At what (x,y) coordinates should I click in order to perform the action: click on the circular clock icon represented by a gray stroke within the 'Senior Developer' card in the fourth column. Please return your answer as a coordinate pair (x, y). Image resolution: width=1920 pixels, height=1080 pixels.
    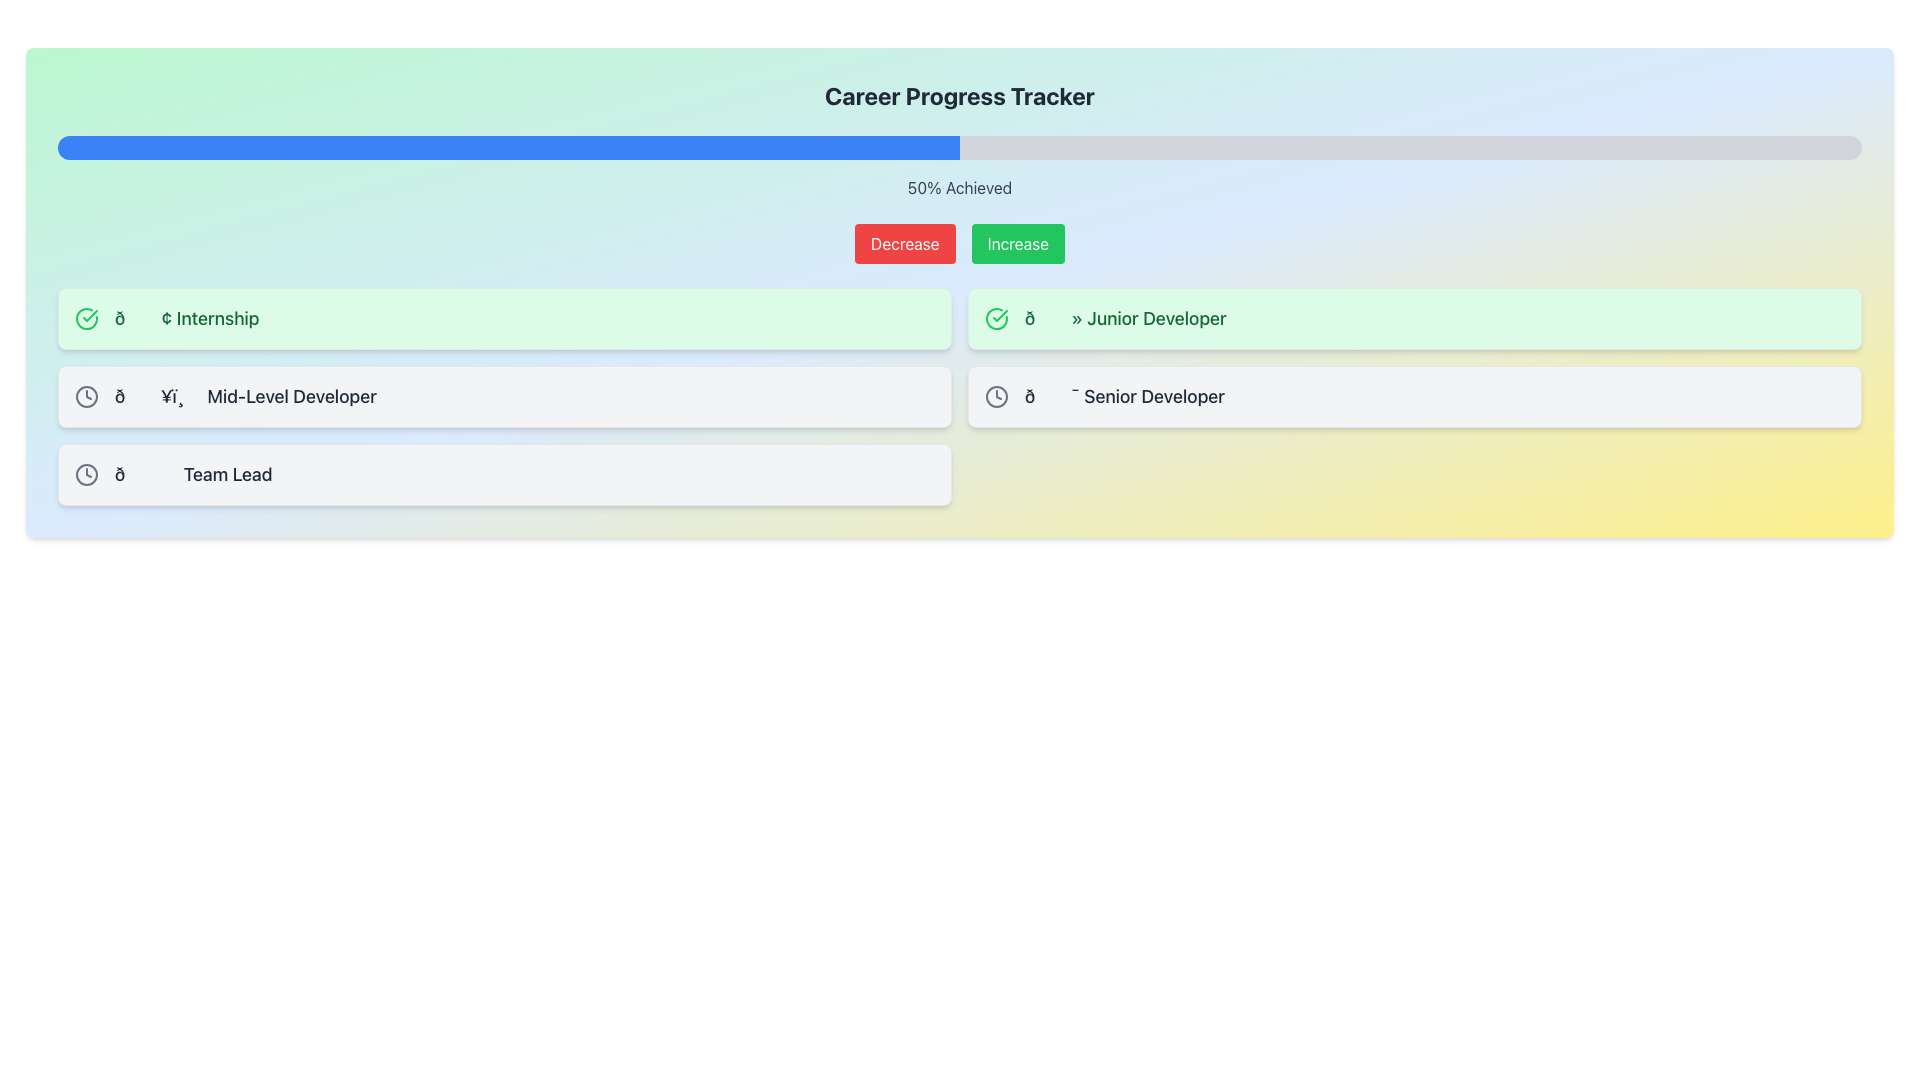
    Looking at the image, I should click on (997, 397).